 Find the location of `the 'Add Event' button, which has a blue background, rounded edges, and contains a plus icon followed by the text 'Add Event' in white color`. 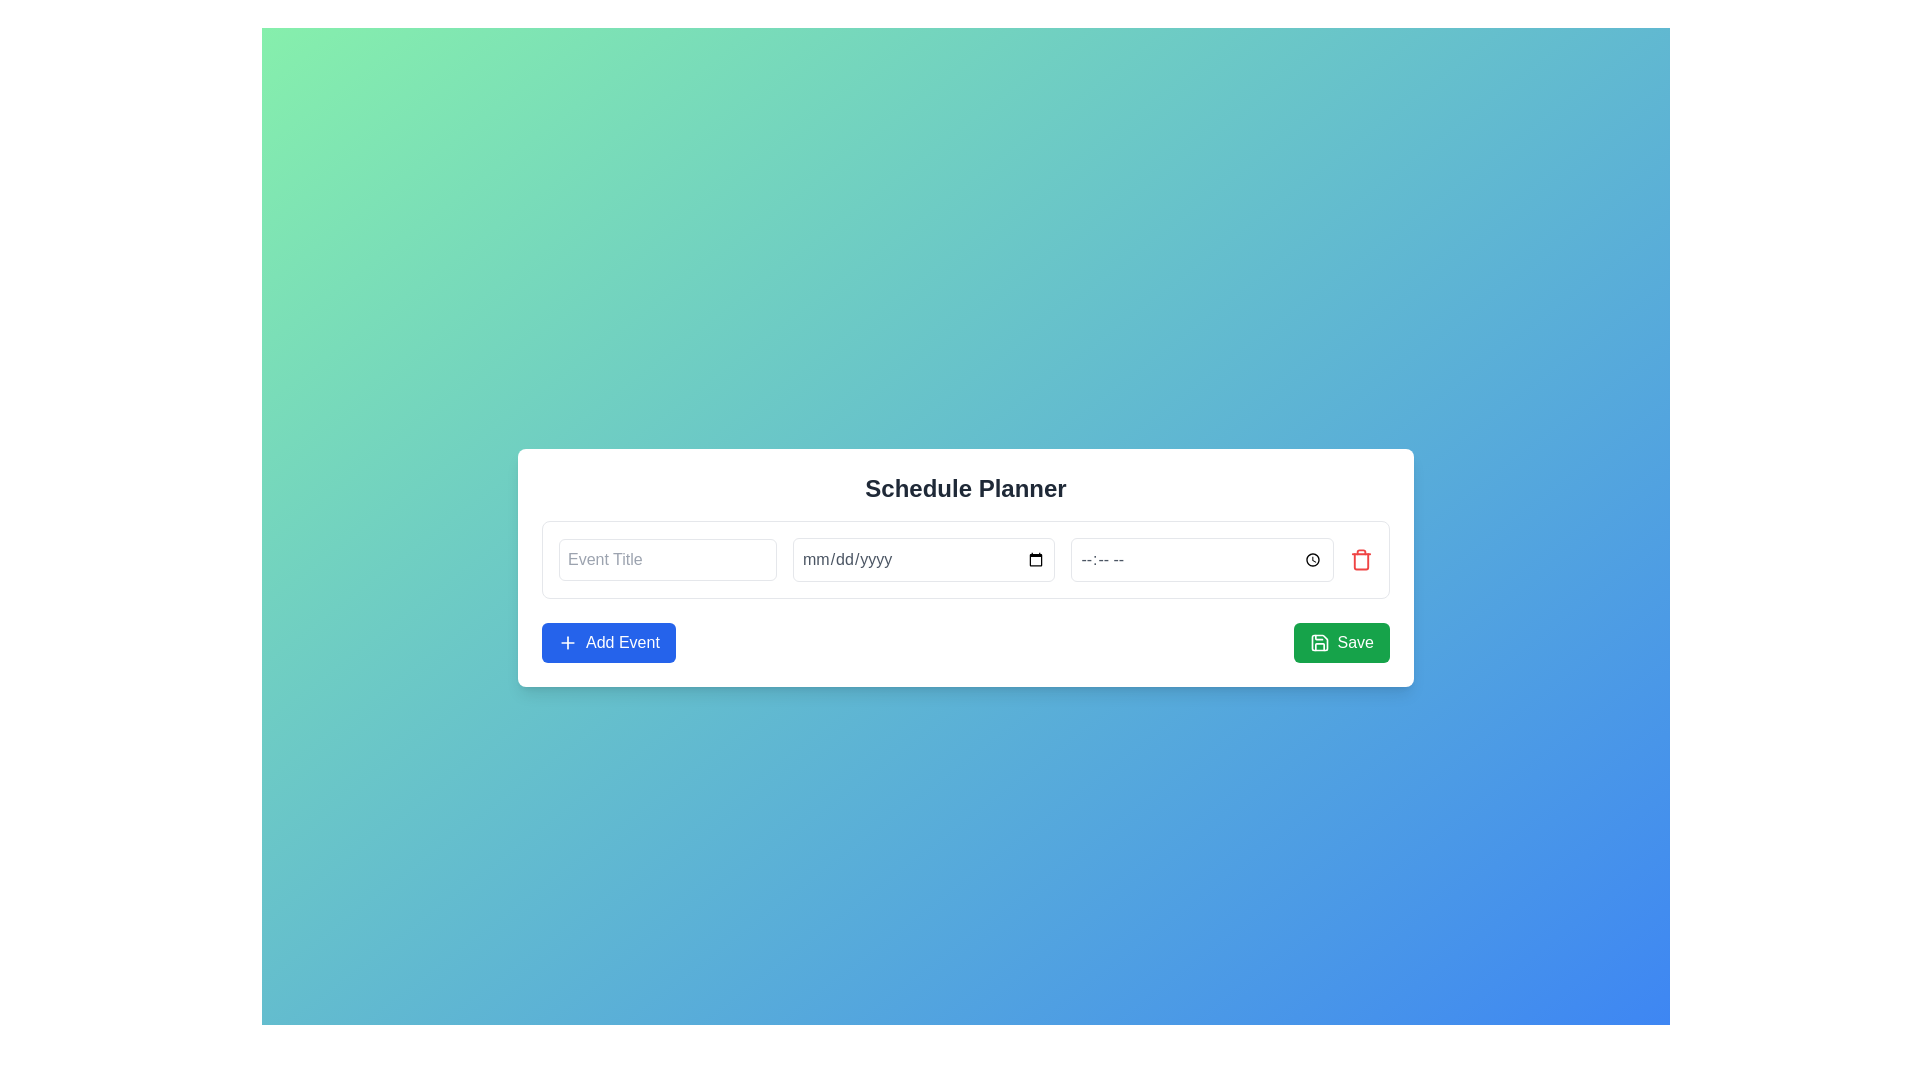

the 'Add Event' button, which has a blue background, rounded edges, and contains a plus icon followed by the text 'Add Event' in white color is located at coordinates (607, 643).